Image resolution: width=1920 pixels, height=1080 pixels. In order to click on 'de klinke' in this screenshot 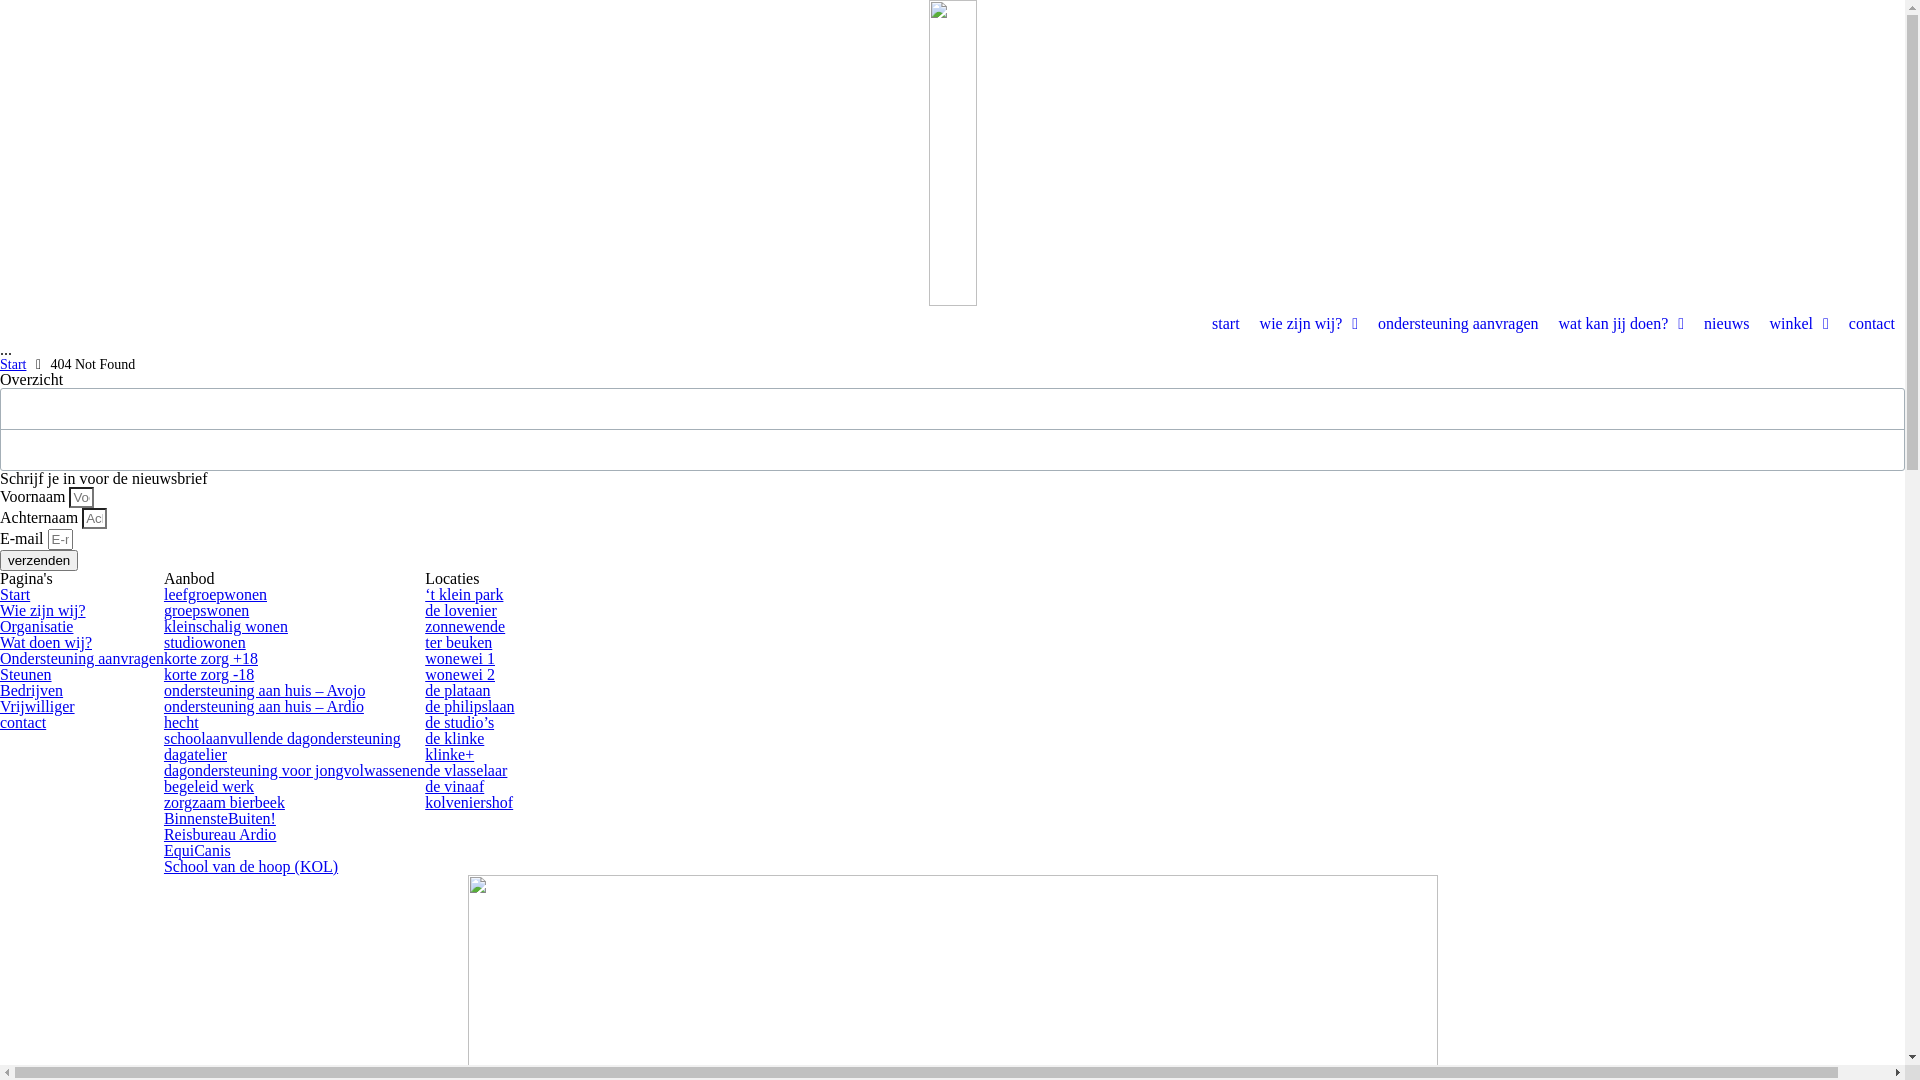, I will do `click(453, 738)`.